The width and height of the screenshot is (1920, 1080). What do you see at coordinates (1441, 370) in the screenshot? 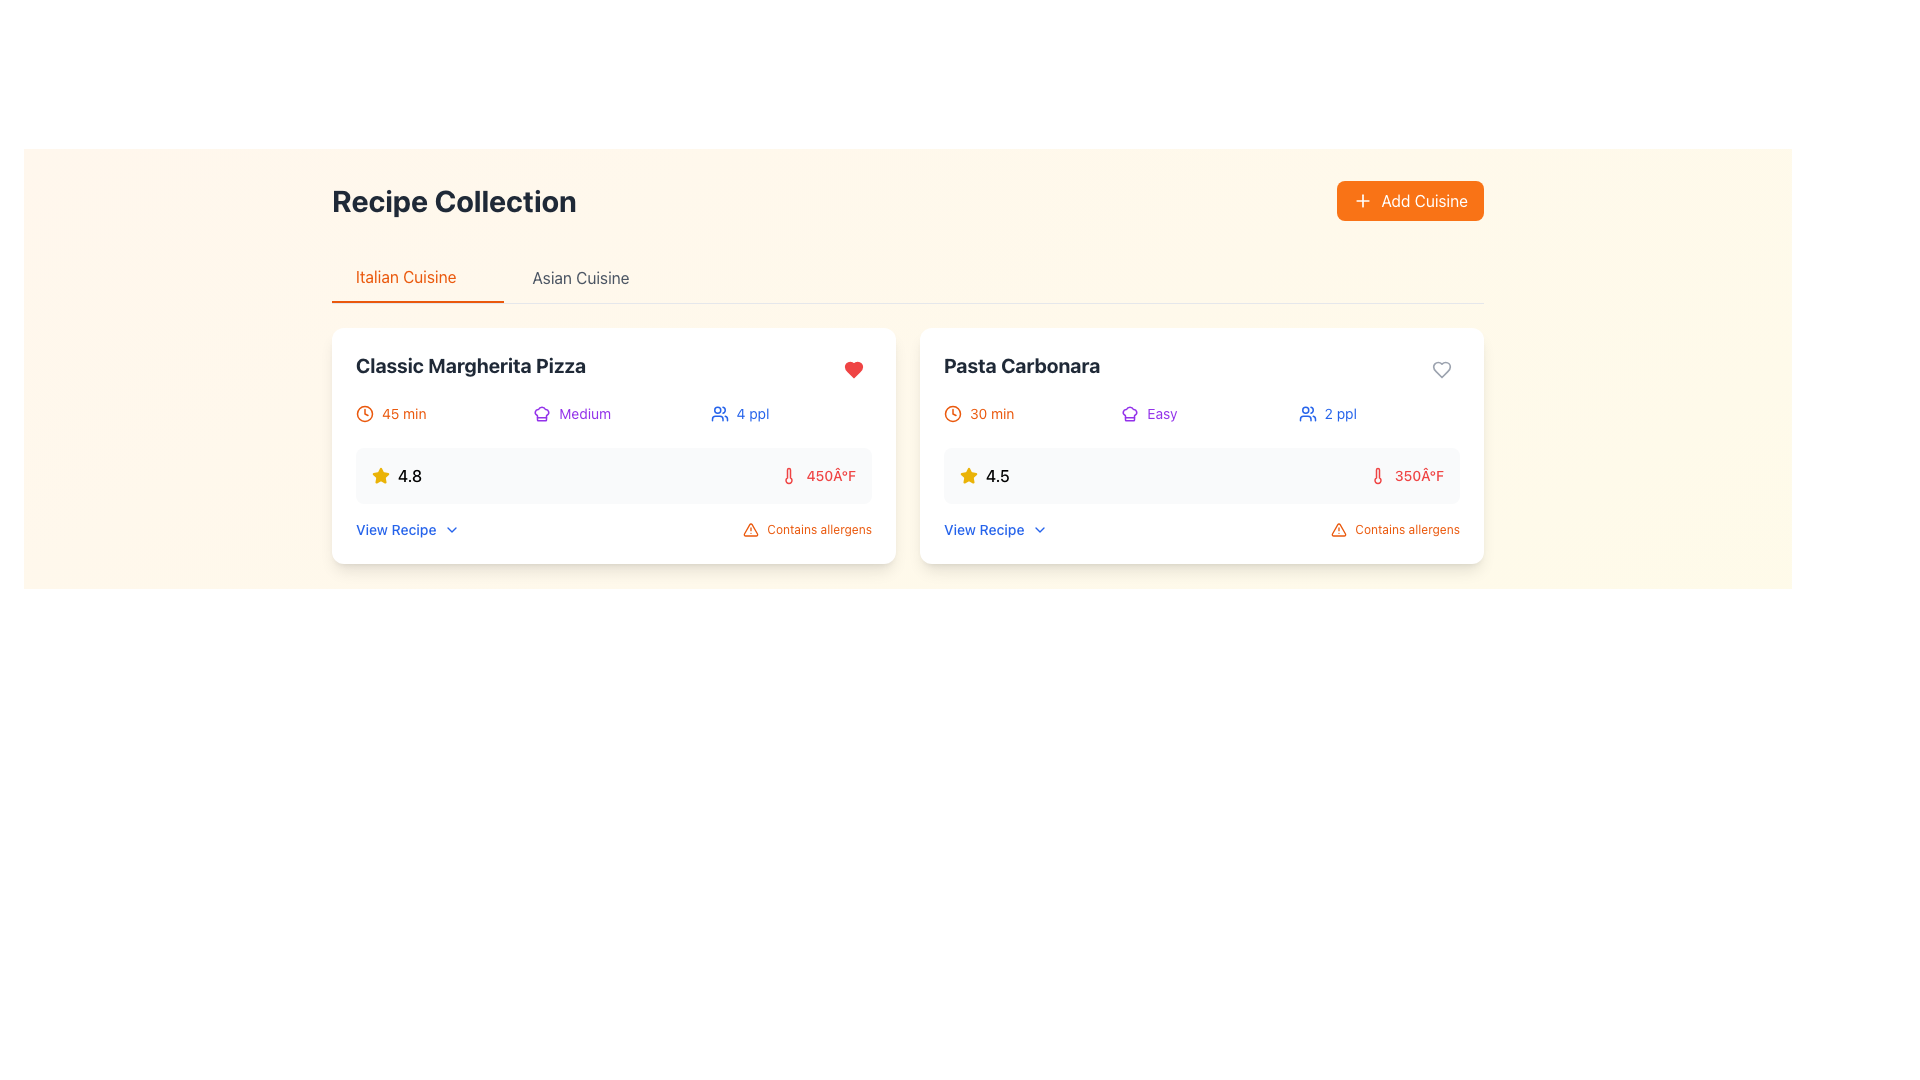
I see `the favorite/like button located in the top-right corner of the 'Pasta Carbonara' recipe card to mark it as a favorite` at bounding box center [1441, 370].